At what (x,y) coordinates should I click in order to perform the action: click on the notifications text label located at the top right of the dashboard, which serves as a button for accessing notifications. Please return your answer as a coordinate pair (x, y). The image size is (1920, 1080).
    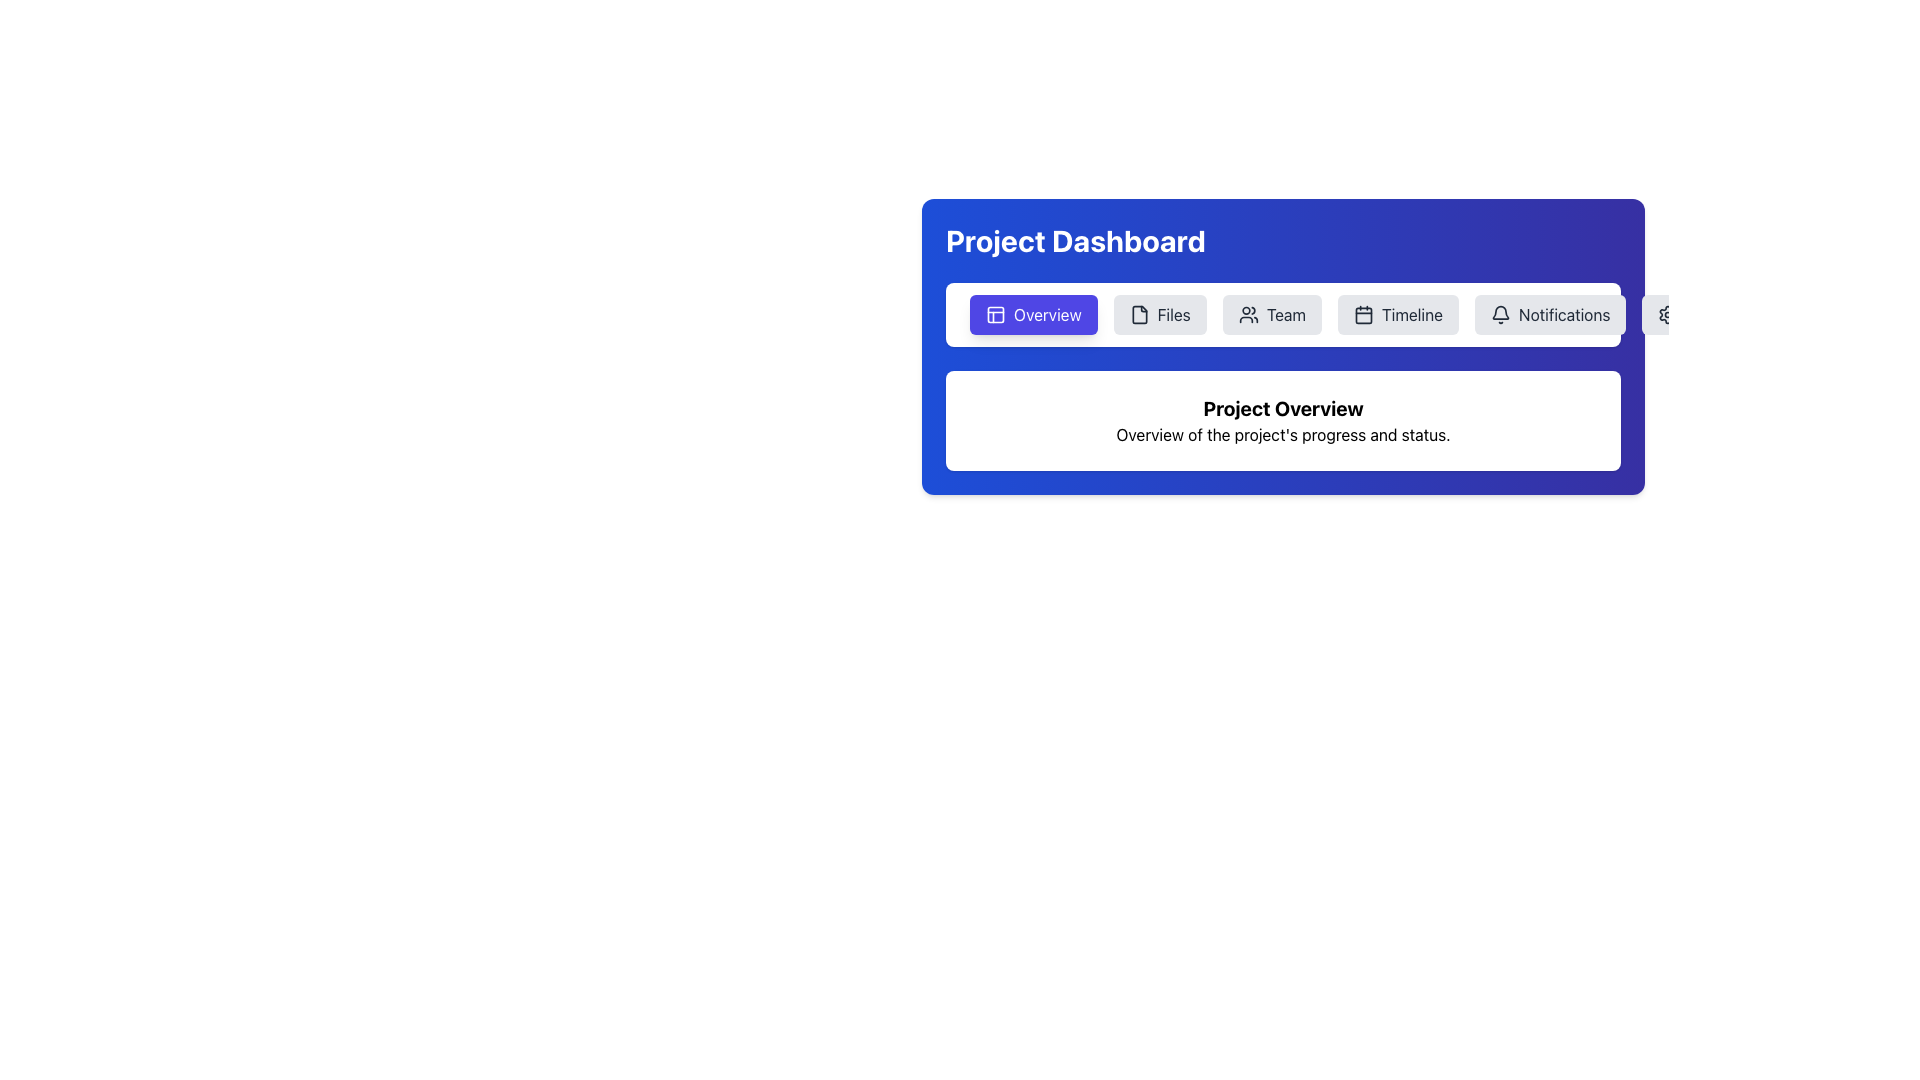
    Looking at the image, I should click on (1563, 315).